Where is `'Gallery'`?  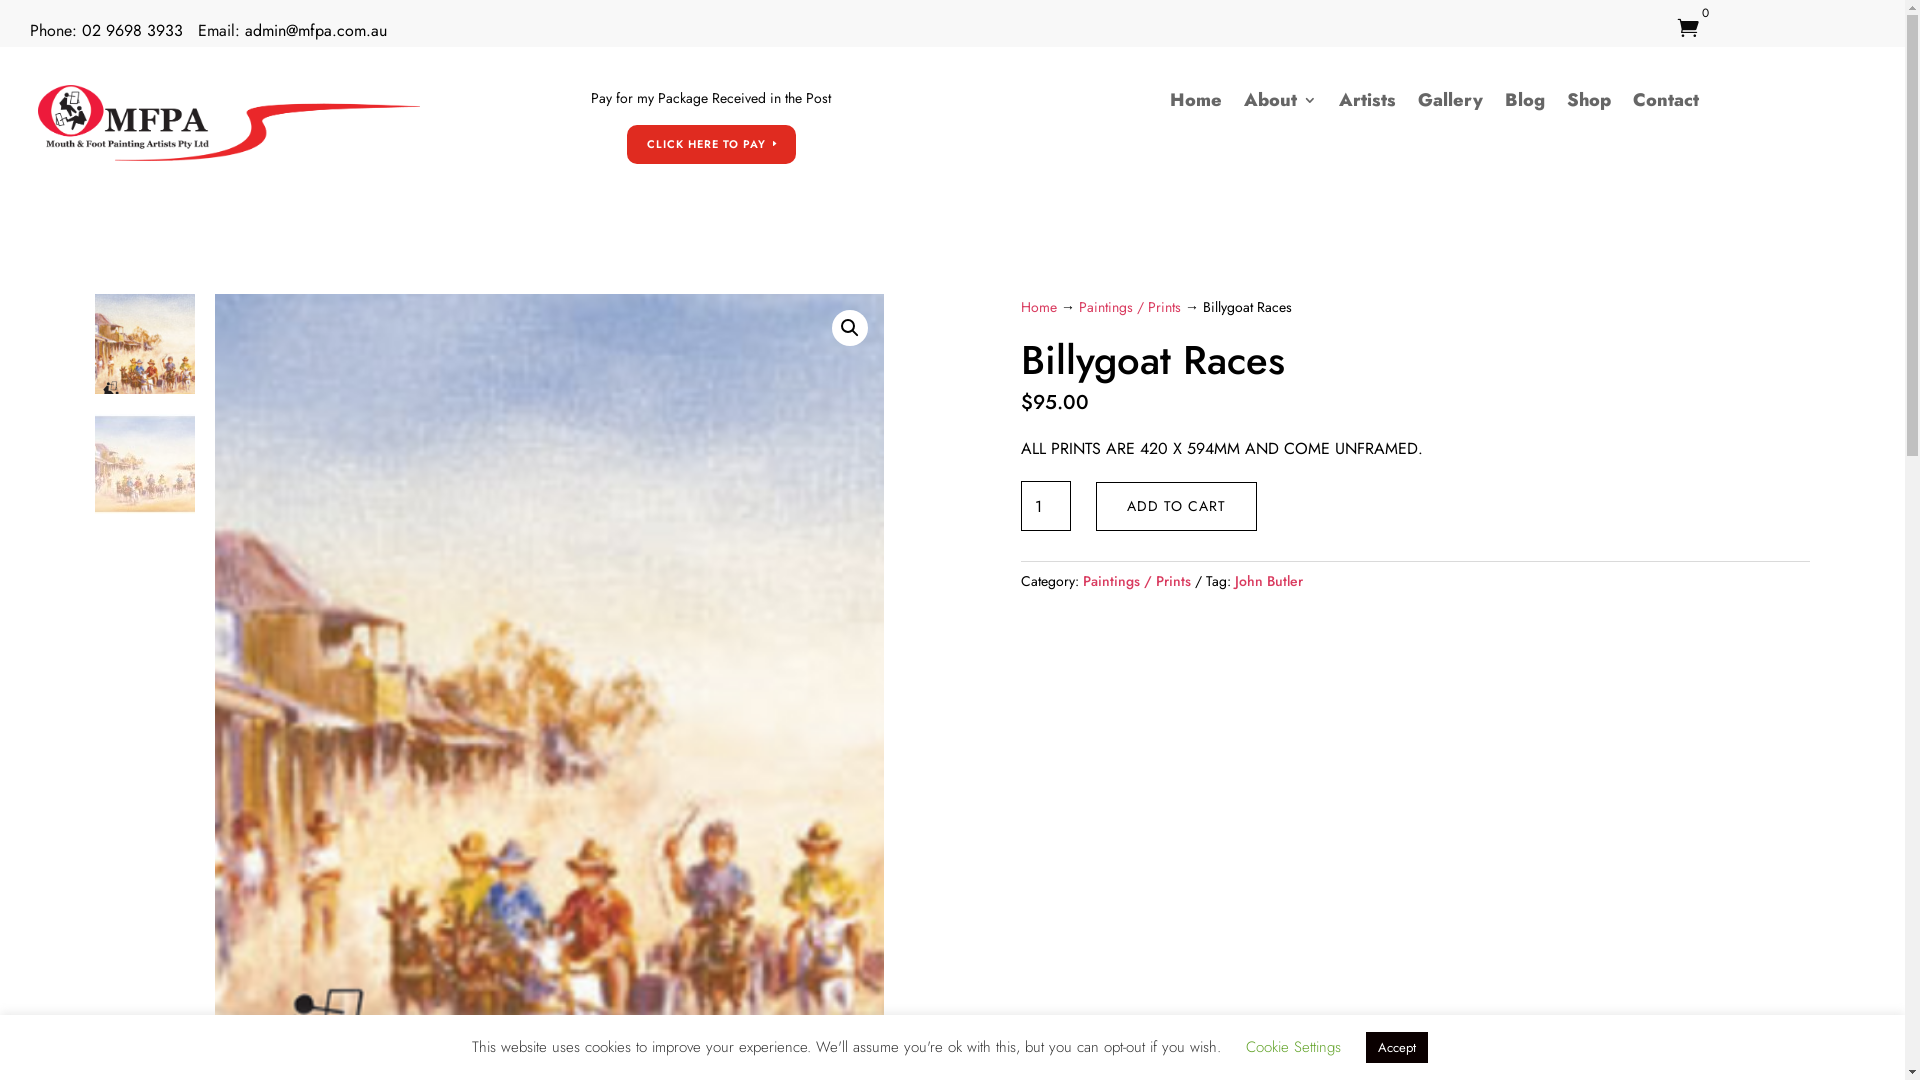
'Gallery' is located at coordinates (1450, 104).